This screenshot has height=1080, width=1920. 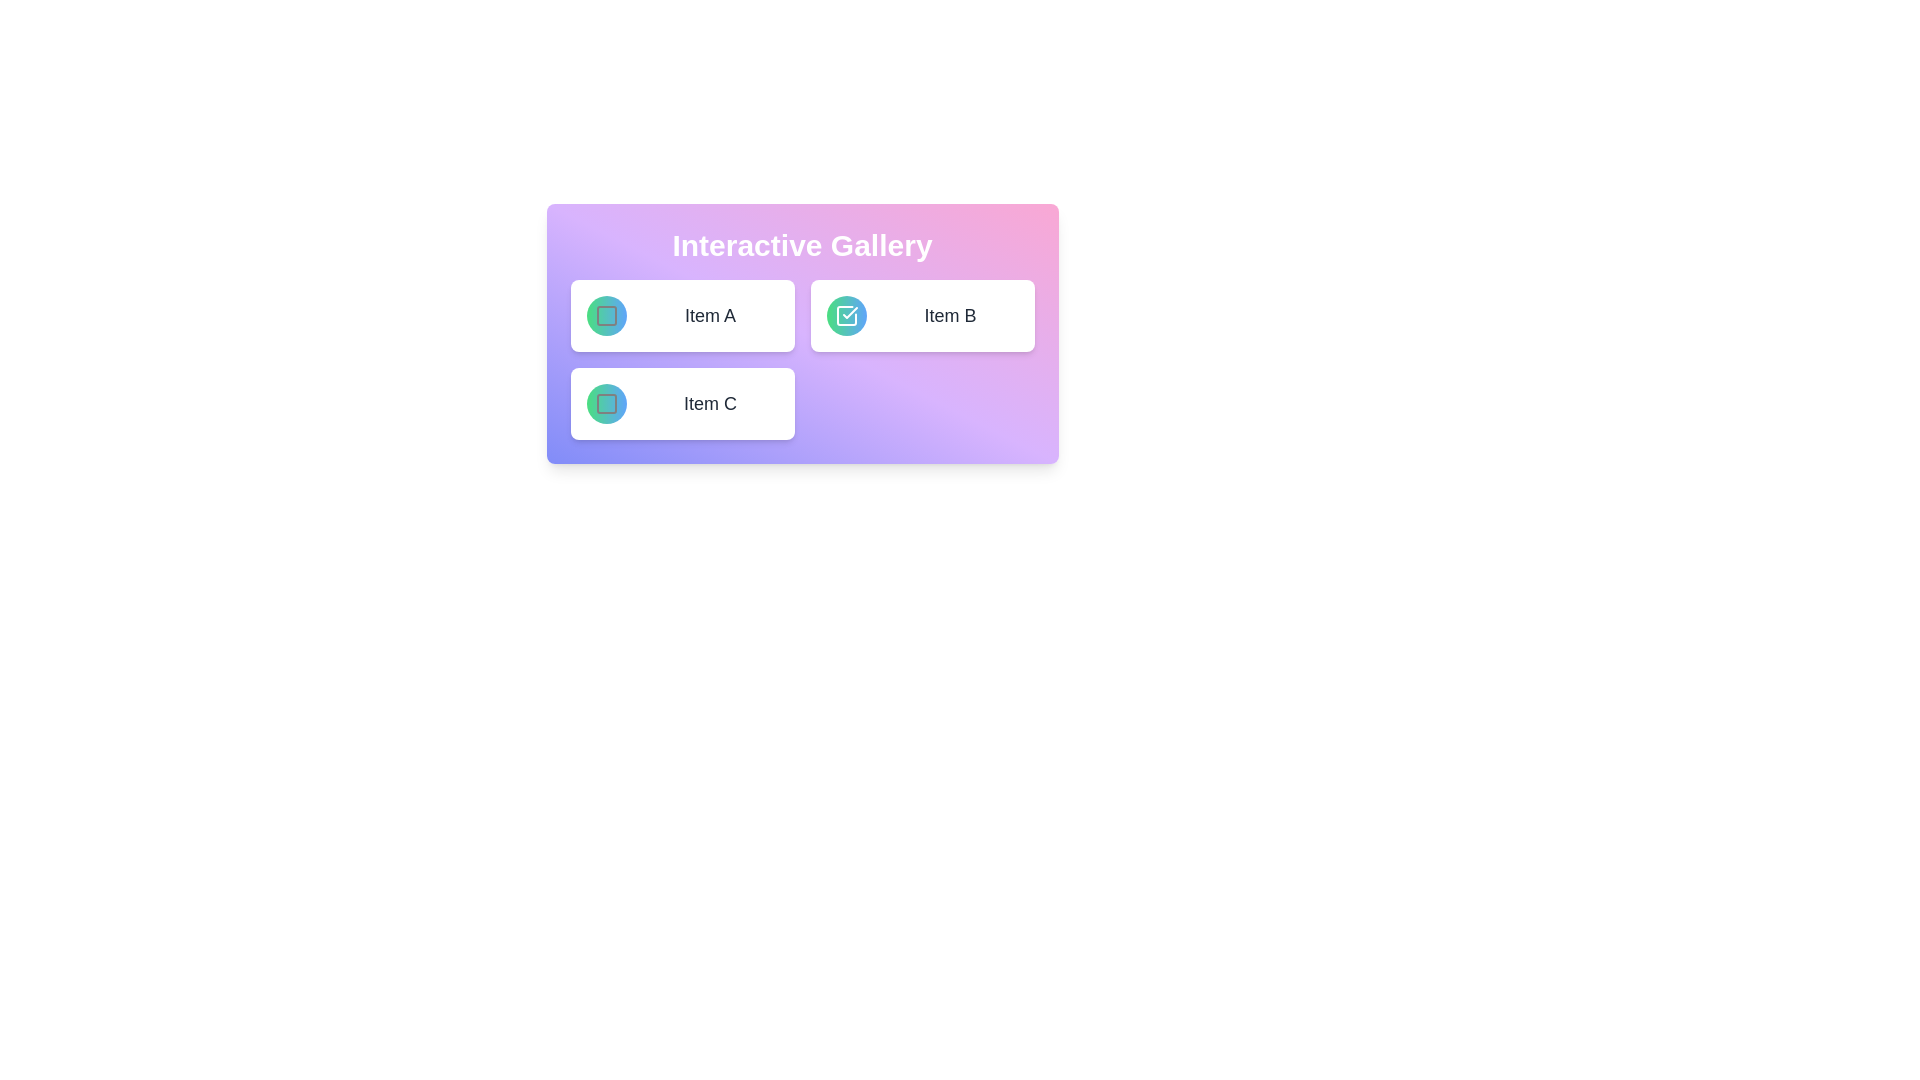 I want to click on the circular button with a gradient background transitioning from green to blue, located to the far left of the top row associated with 'Item A', adjacent to the text label 'Item A', so click(x=605, y=315).